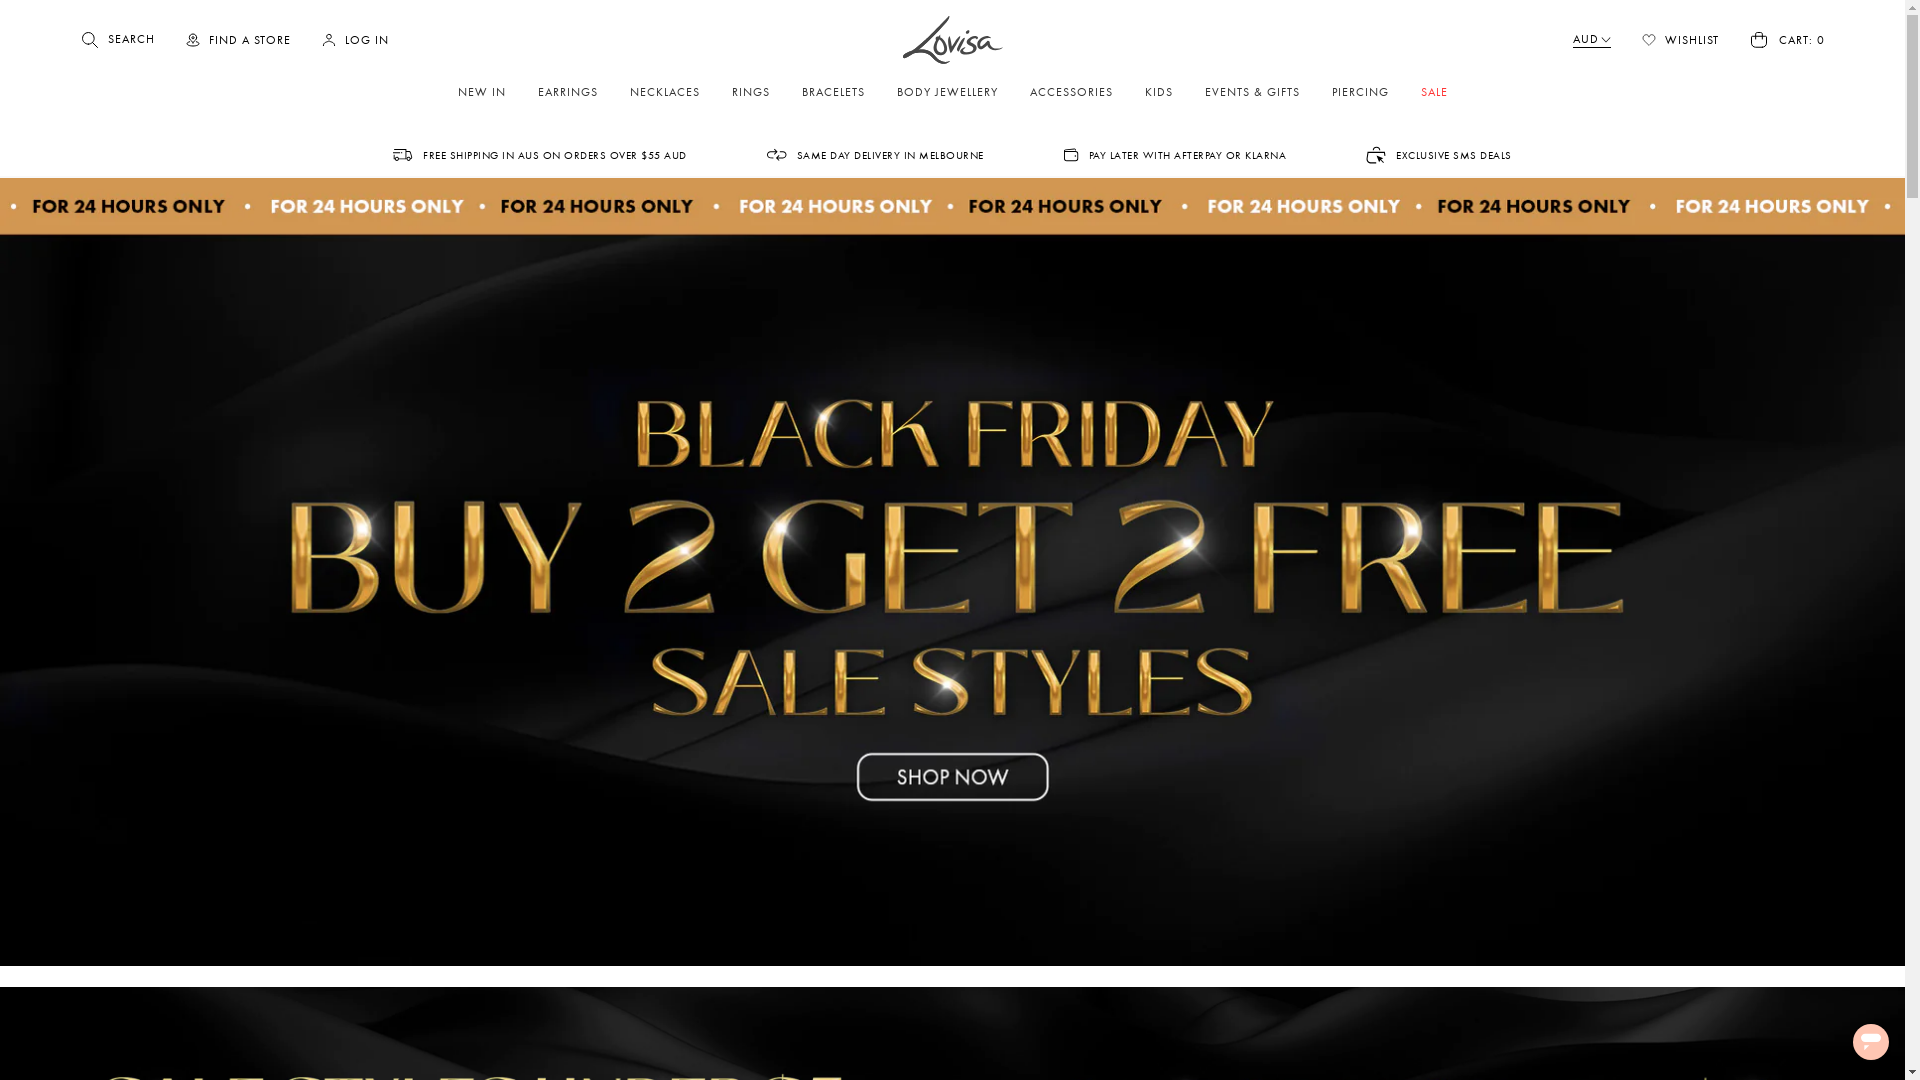 This screenshot has width=1920, height=1080. I want to click on 'NECKLACES', so click(665, 92).